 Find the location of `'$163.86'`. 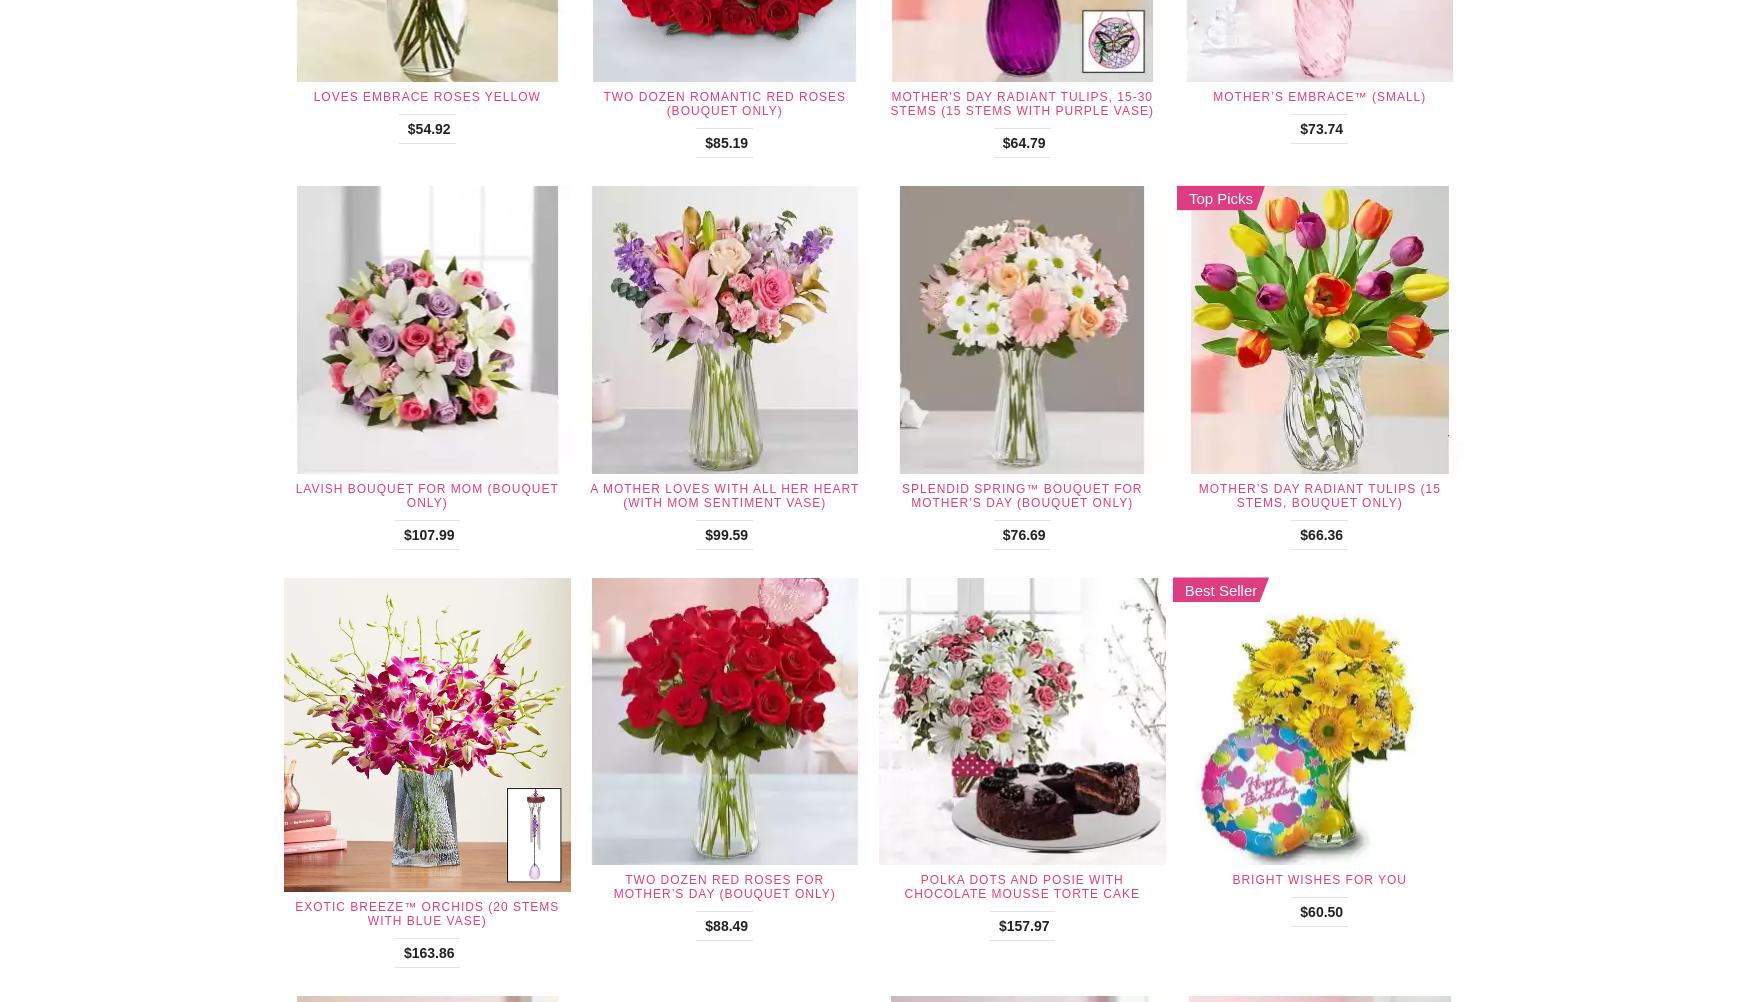

'$163.86' is located at coordinates (427, 952).